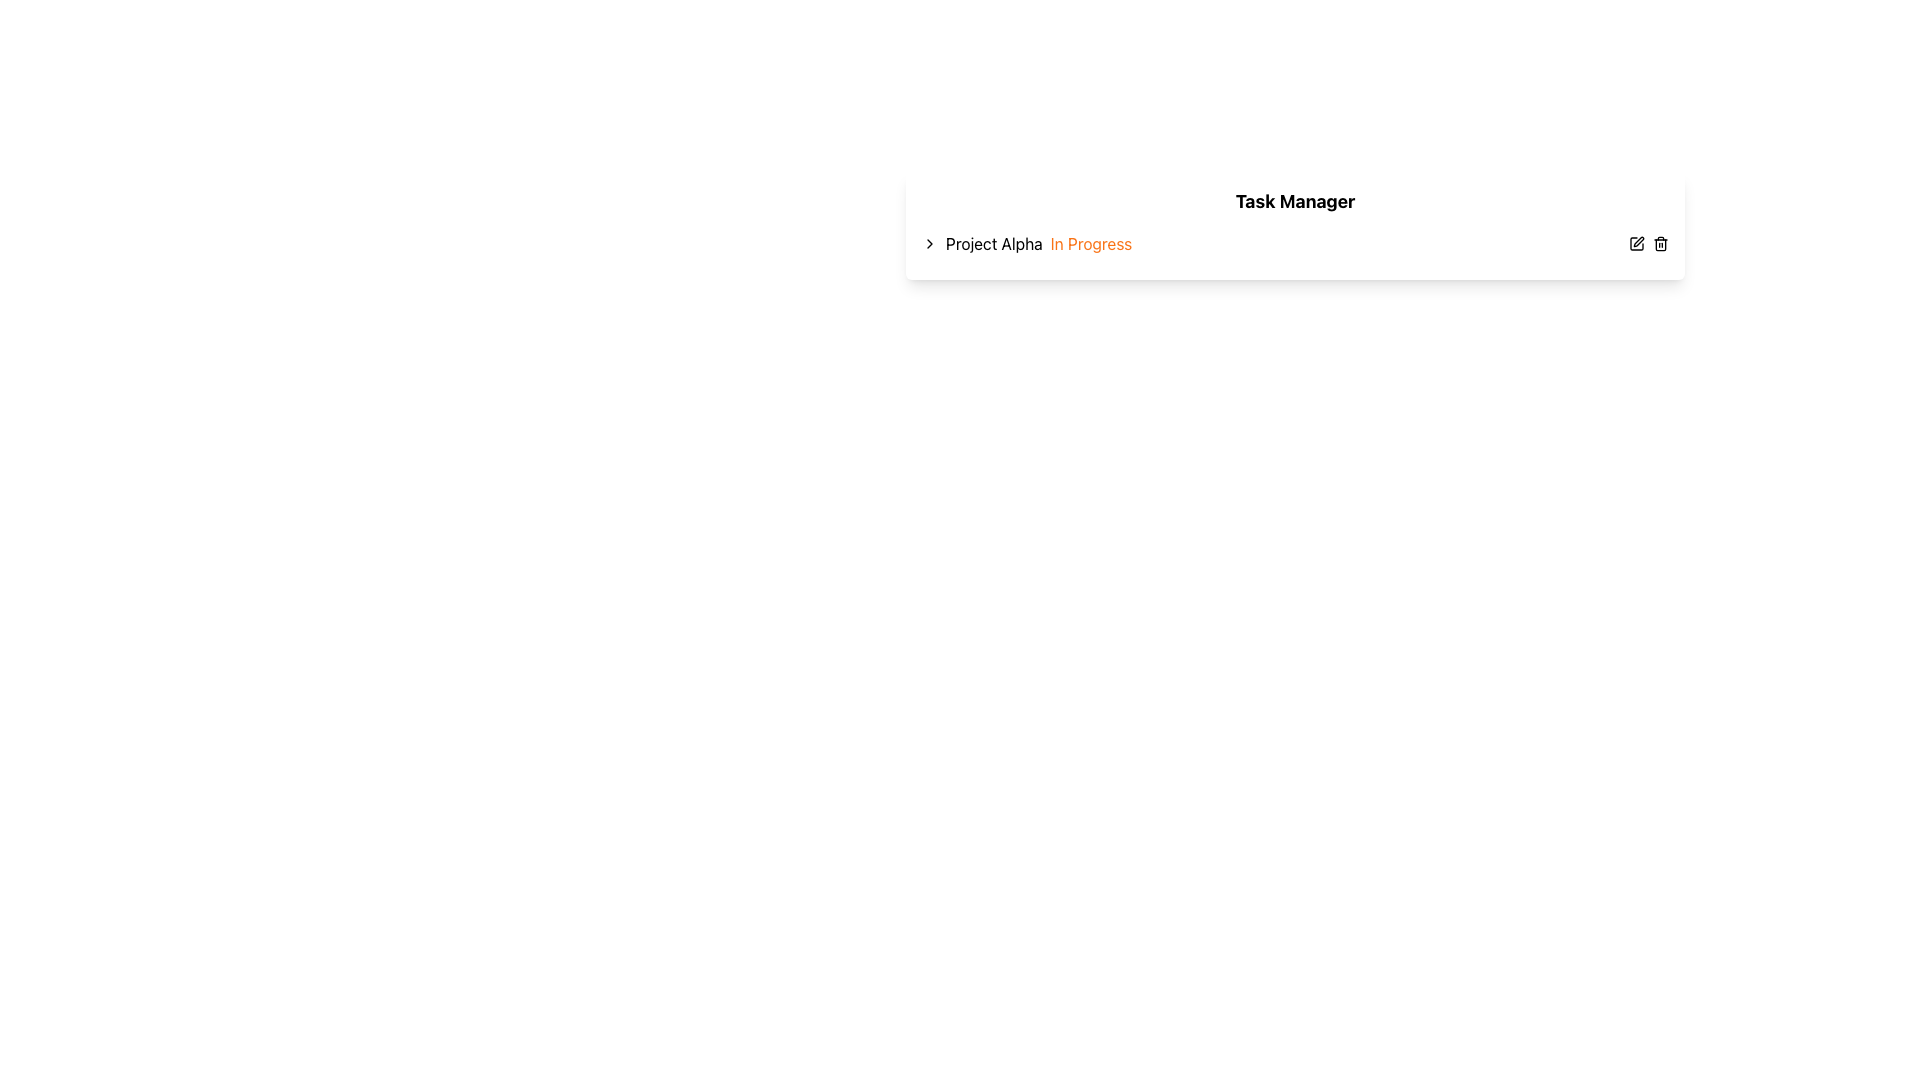 This screenshot has height=1080, width=1920. What do you see at coordinates (1636, 242) in the screenshot?
I see `the editing tool icon, which is represented as a pen inside a square outline, located on the right end of the 'Task Manager' section` at bounding box center [1636, 242].